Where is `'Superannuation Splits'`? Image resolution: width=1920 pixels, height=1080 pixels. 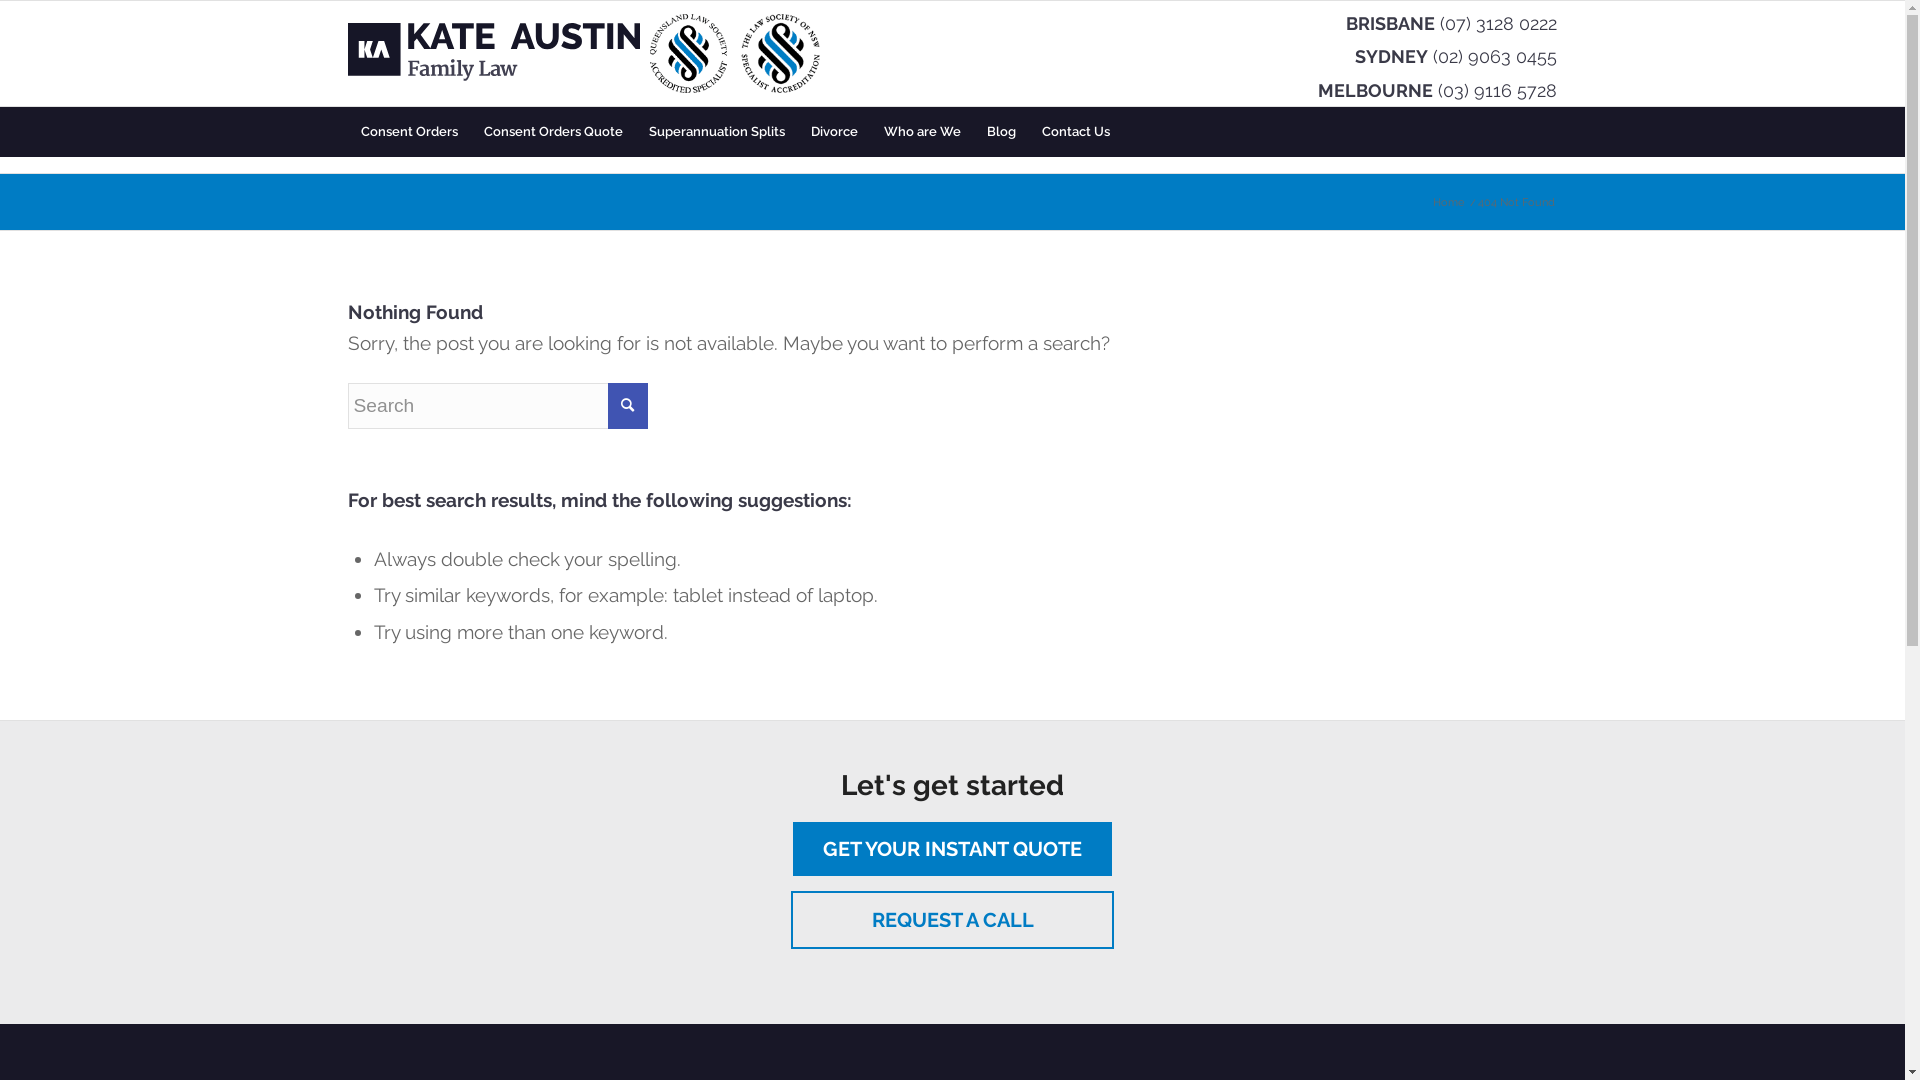 'Superannuation Splits' is located at coordinates (634, 131).